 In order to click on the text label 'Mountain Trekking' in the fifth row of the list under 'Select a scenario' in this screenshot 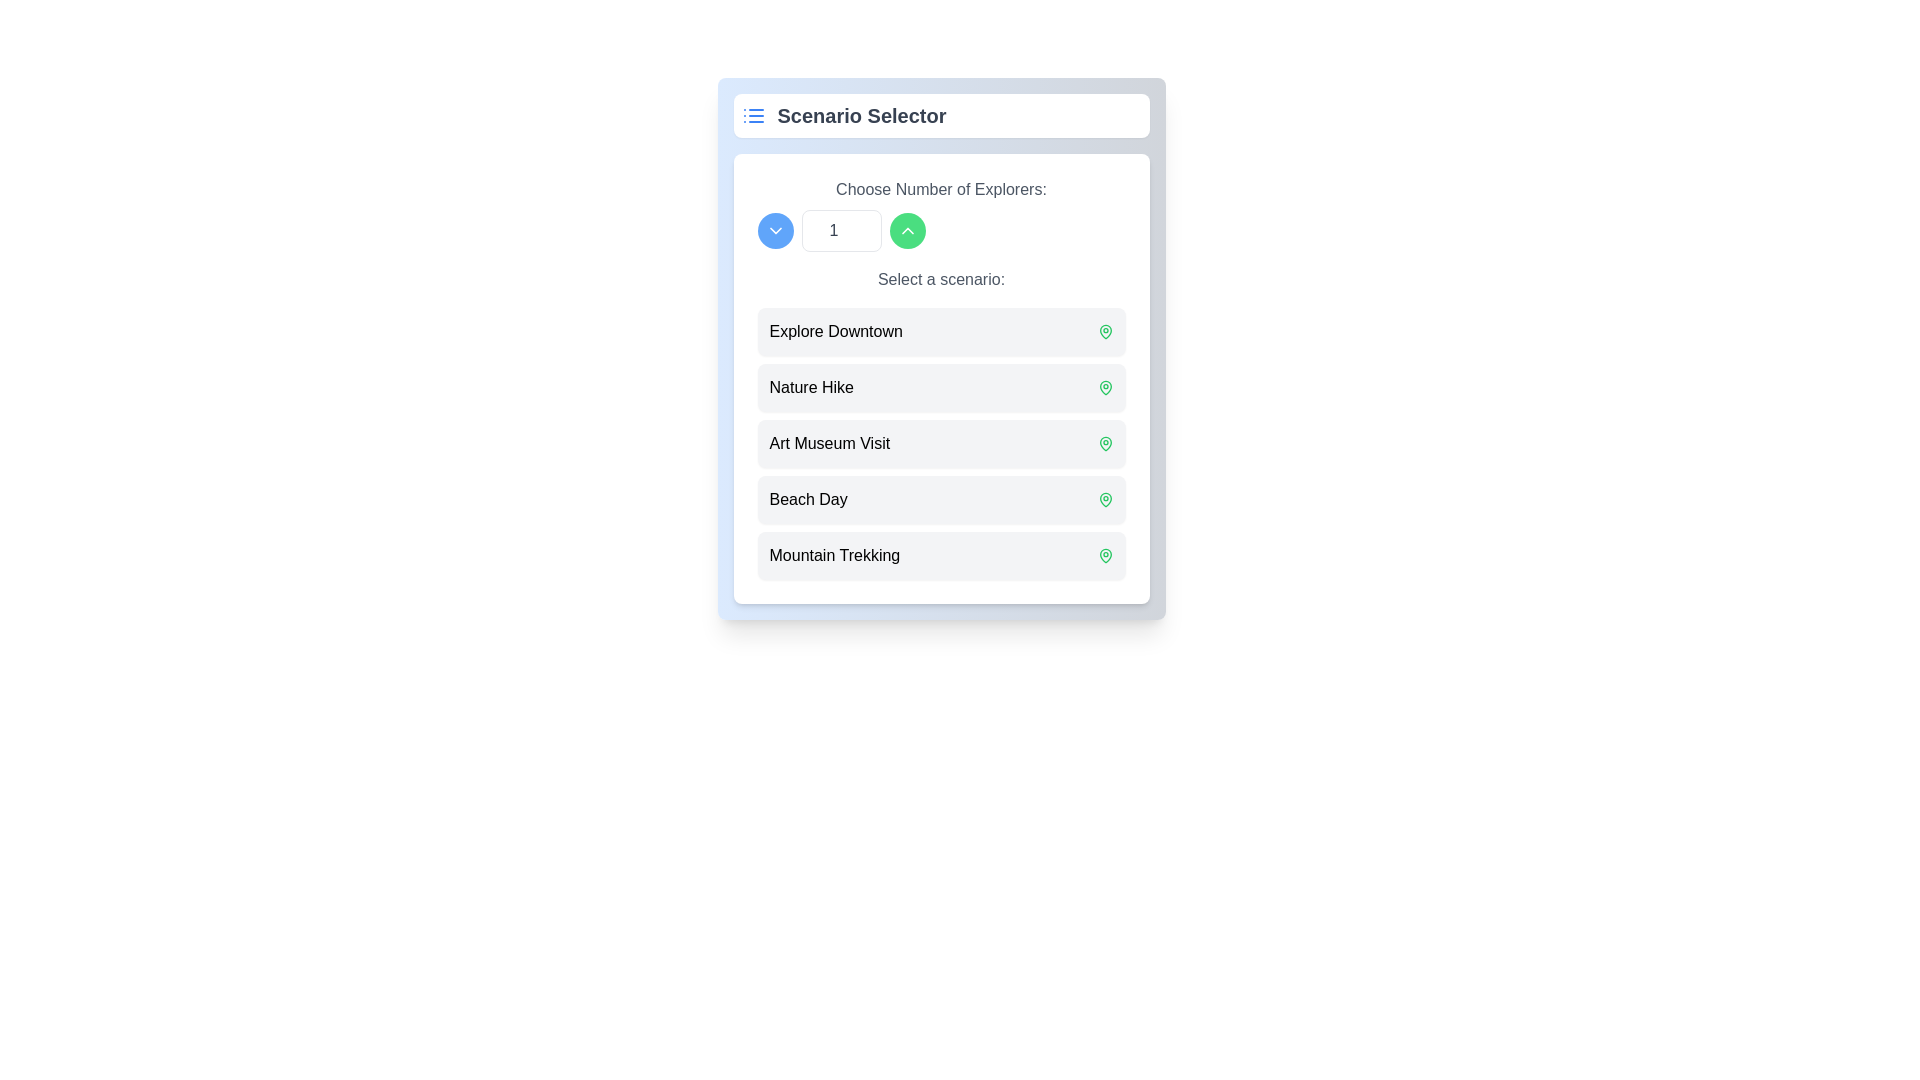, I will do `click(834, 555)`.